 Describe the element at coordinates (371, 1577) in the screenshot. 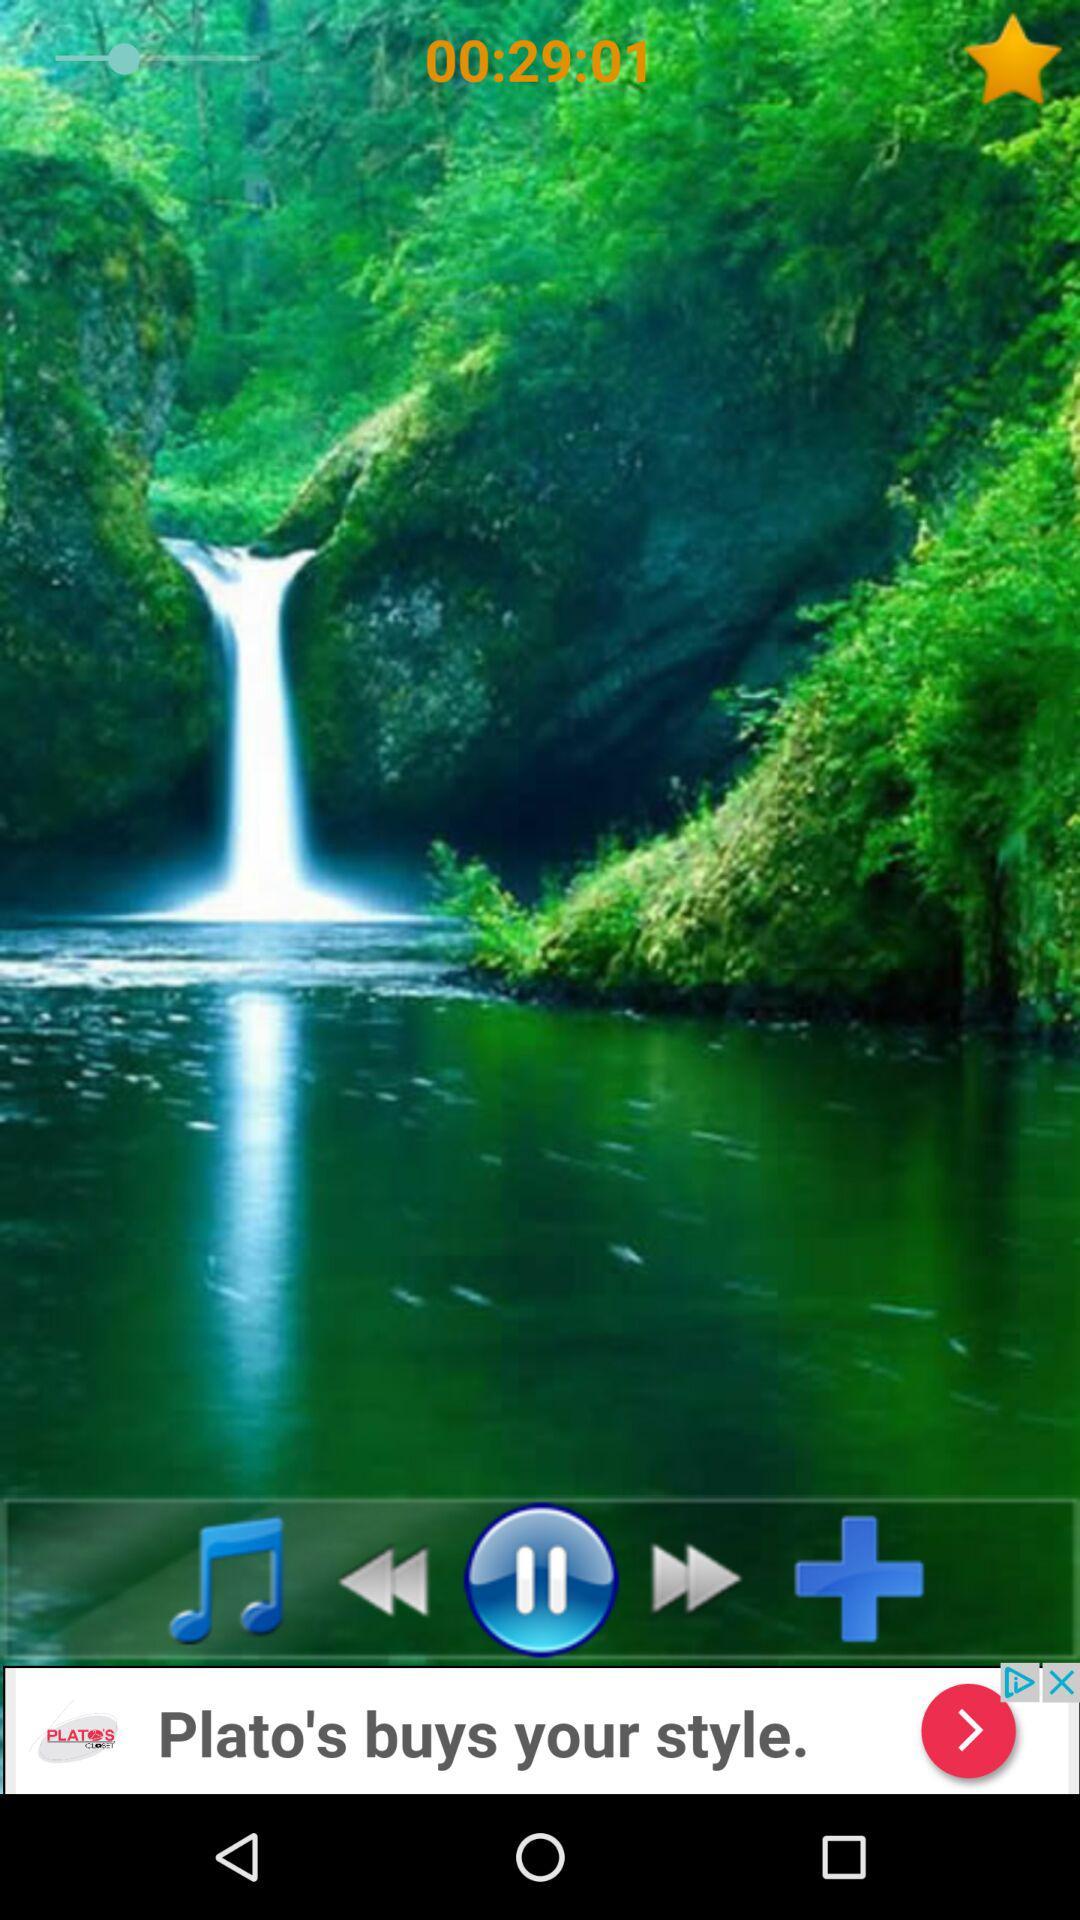

I see `go back` at that location.